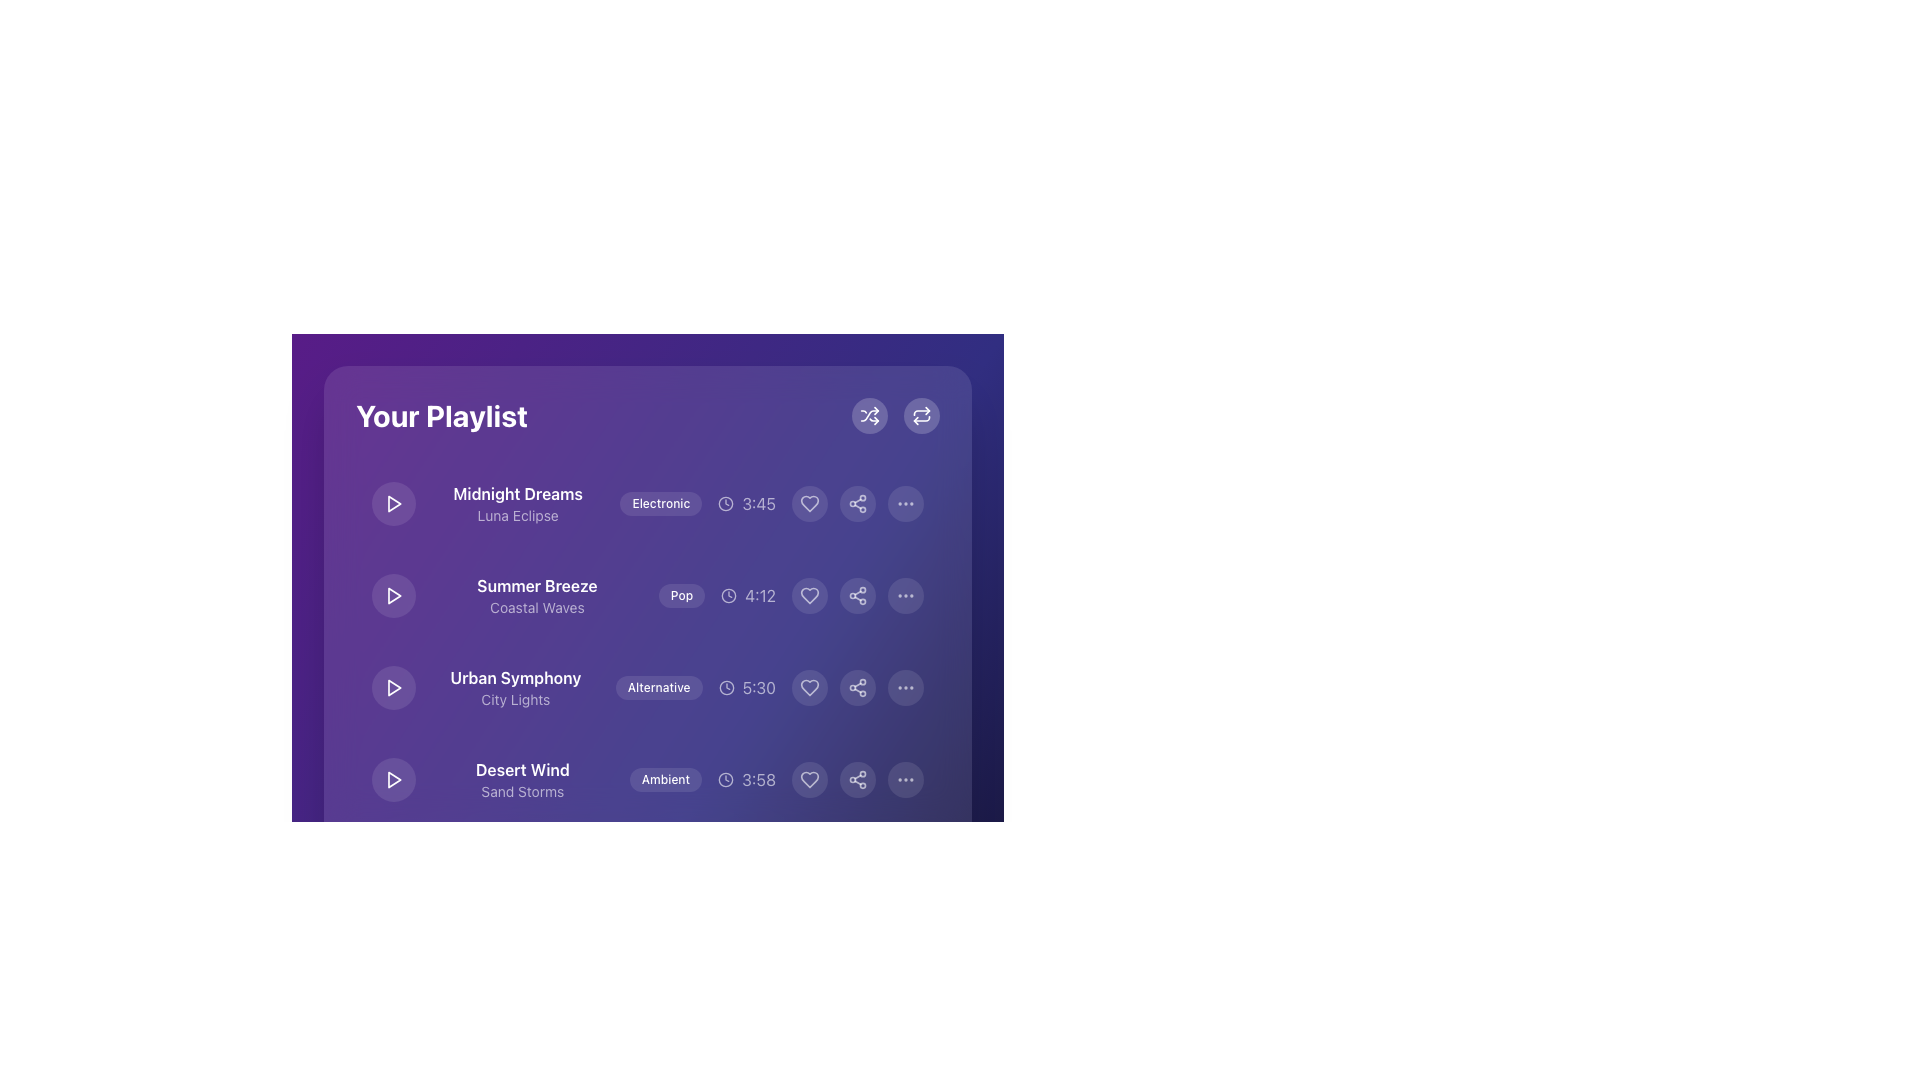  Describe the element at coordinates (858, 503) in the screenshot. I see `the circular share button located on the top row of the playlist items layout to change its visual appearance` at that location.